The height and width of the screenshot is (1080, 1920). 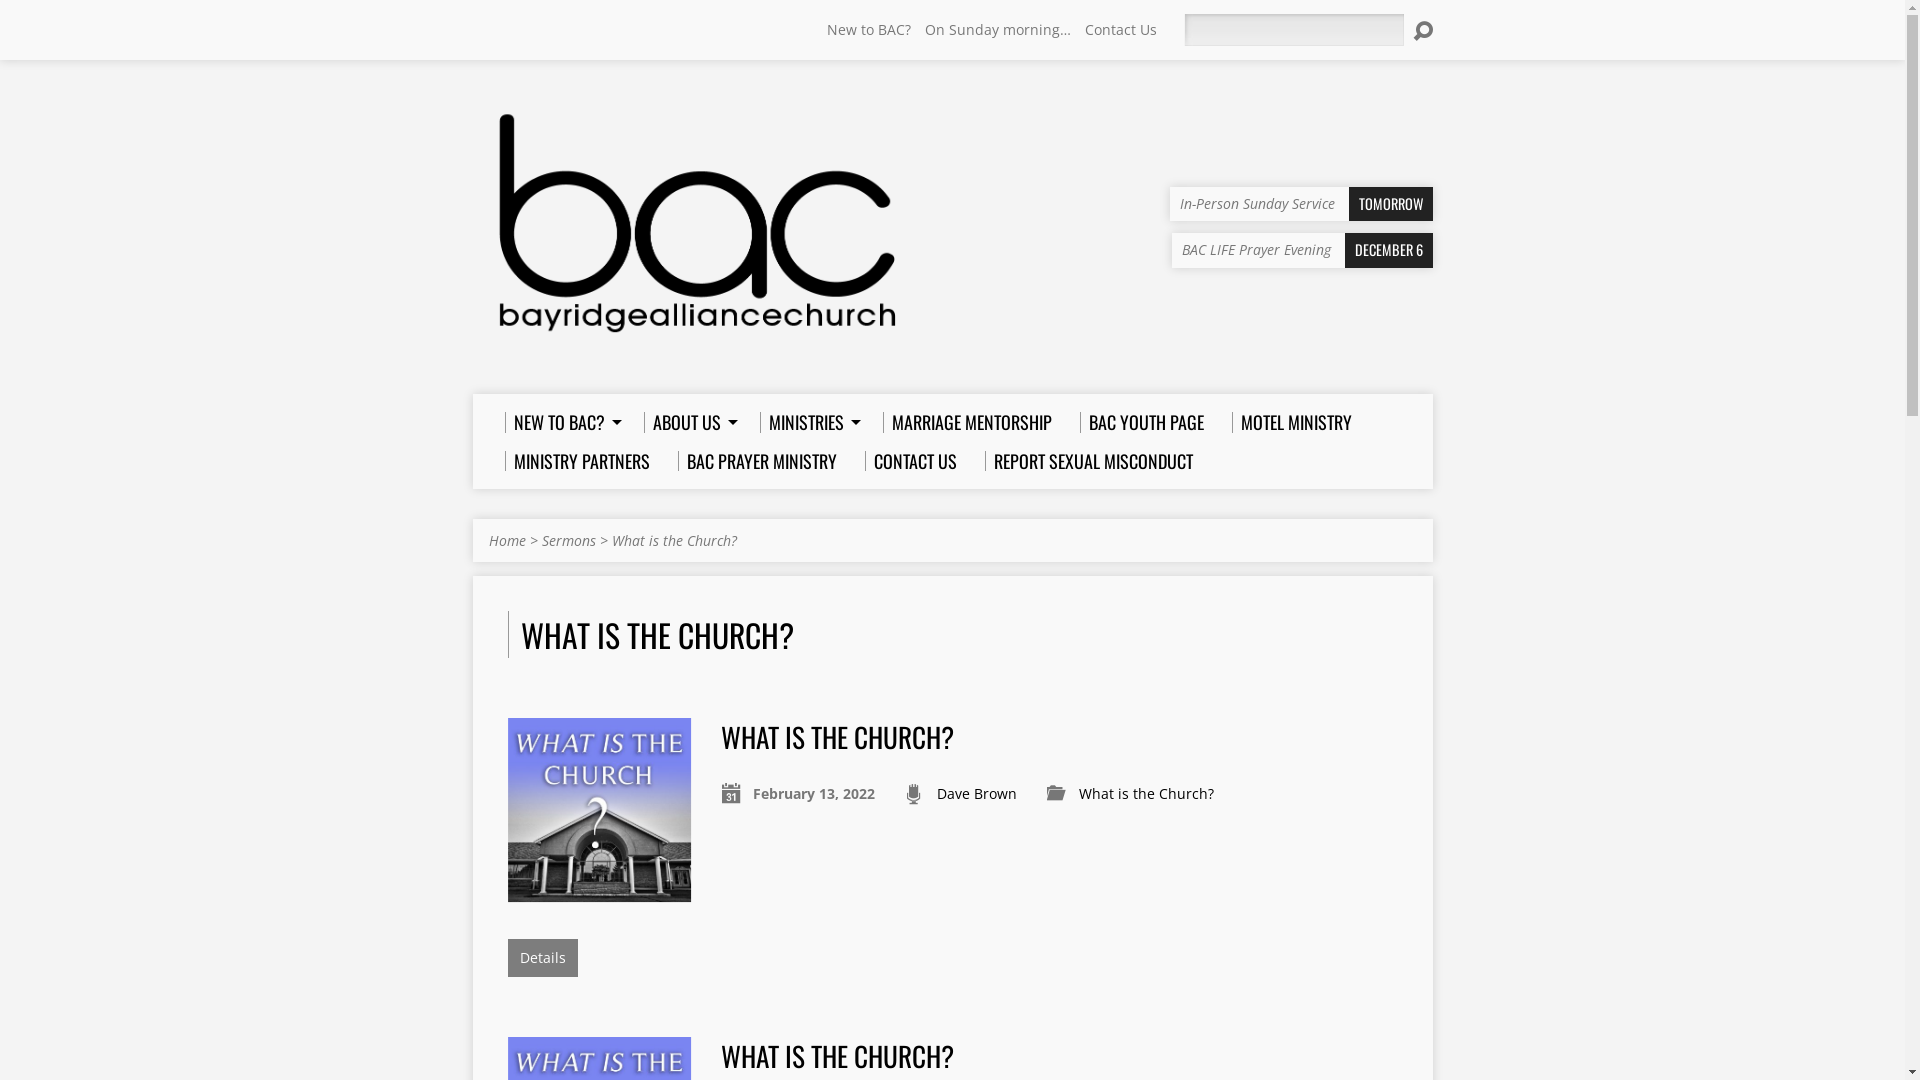 I want to click on 'REPORT SEXUAL MISCONDUCT', so click(x=983, y=461).